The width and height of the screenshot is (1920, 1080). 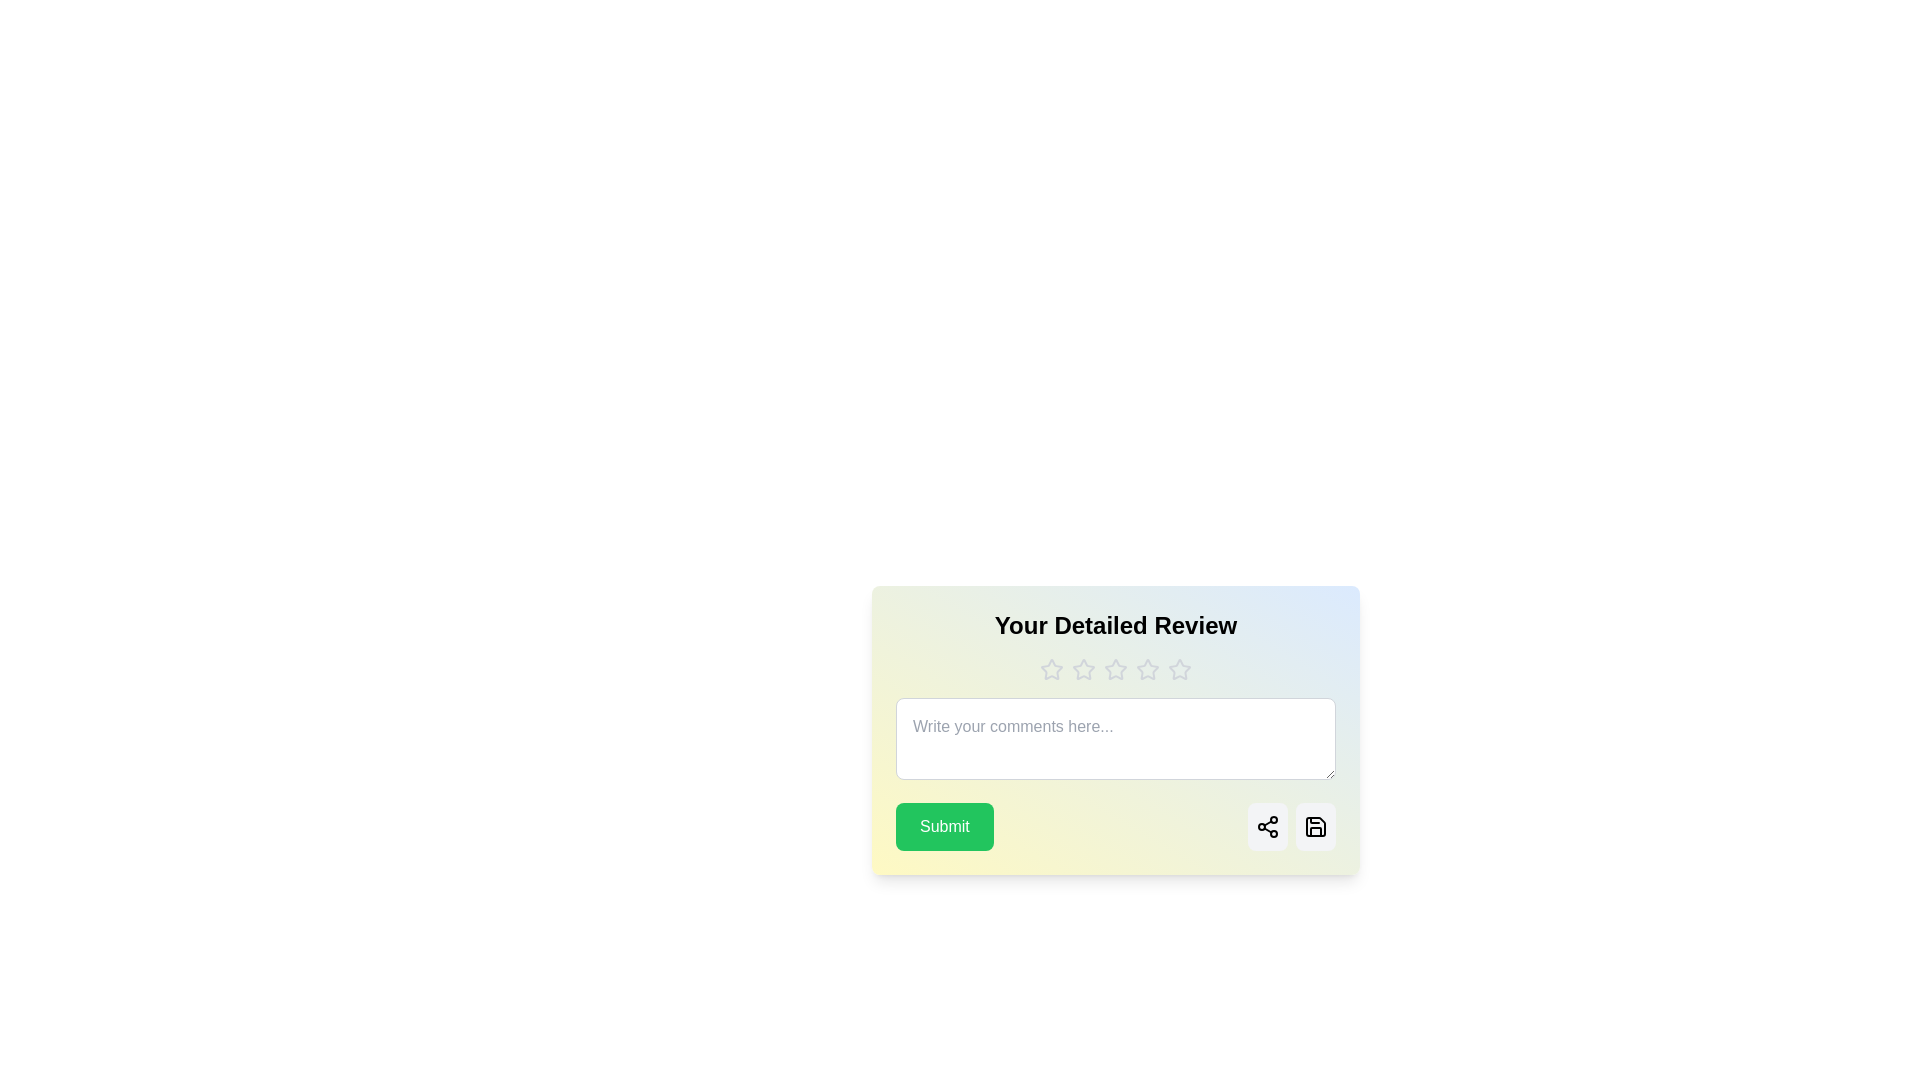 I want to click on the Share button to share the review, so click(x=1266, y=826).